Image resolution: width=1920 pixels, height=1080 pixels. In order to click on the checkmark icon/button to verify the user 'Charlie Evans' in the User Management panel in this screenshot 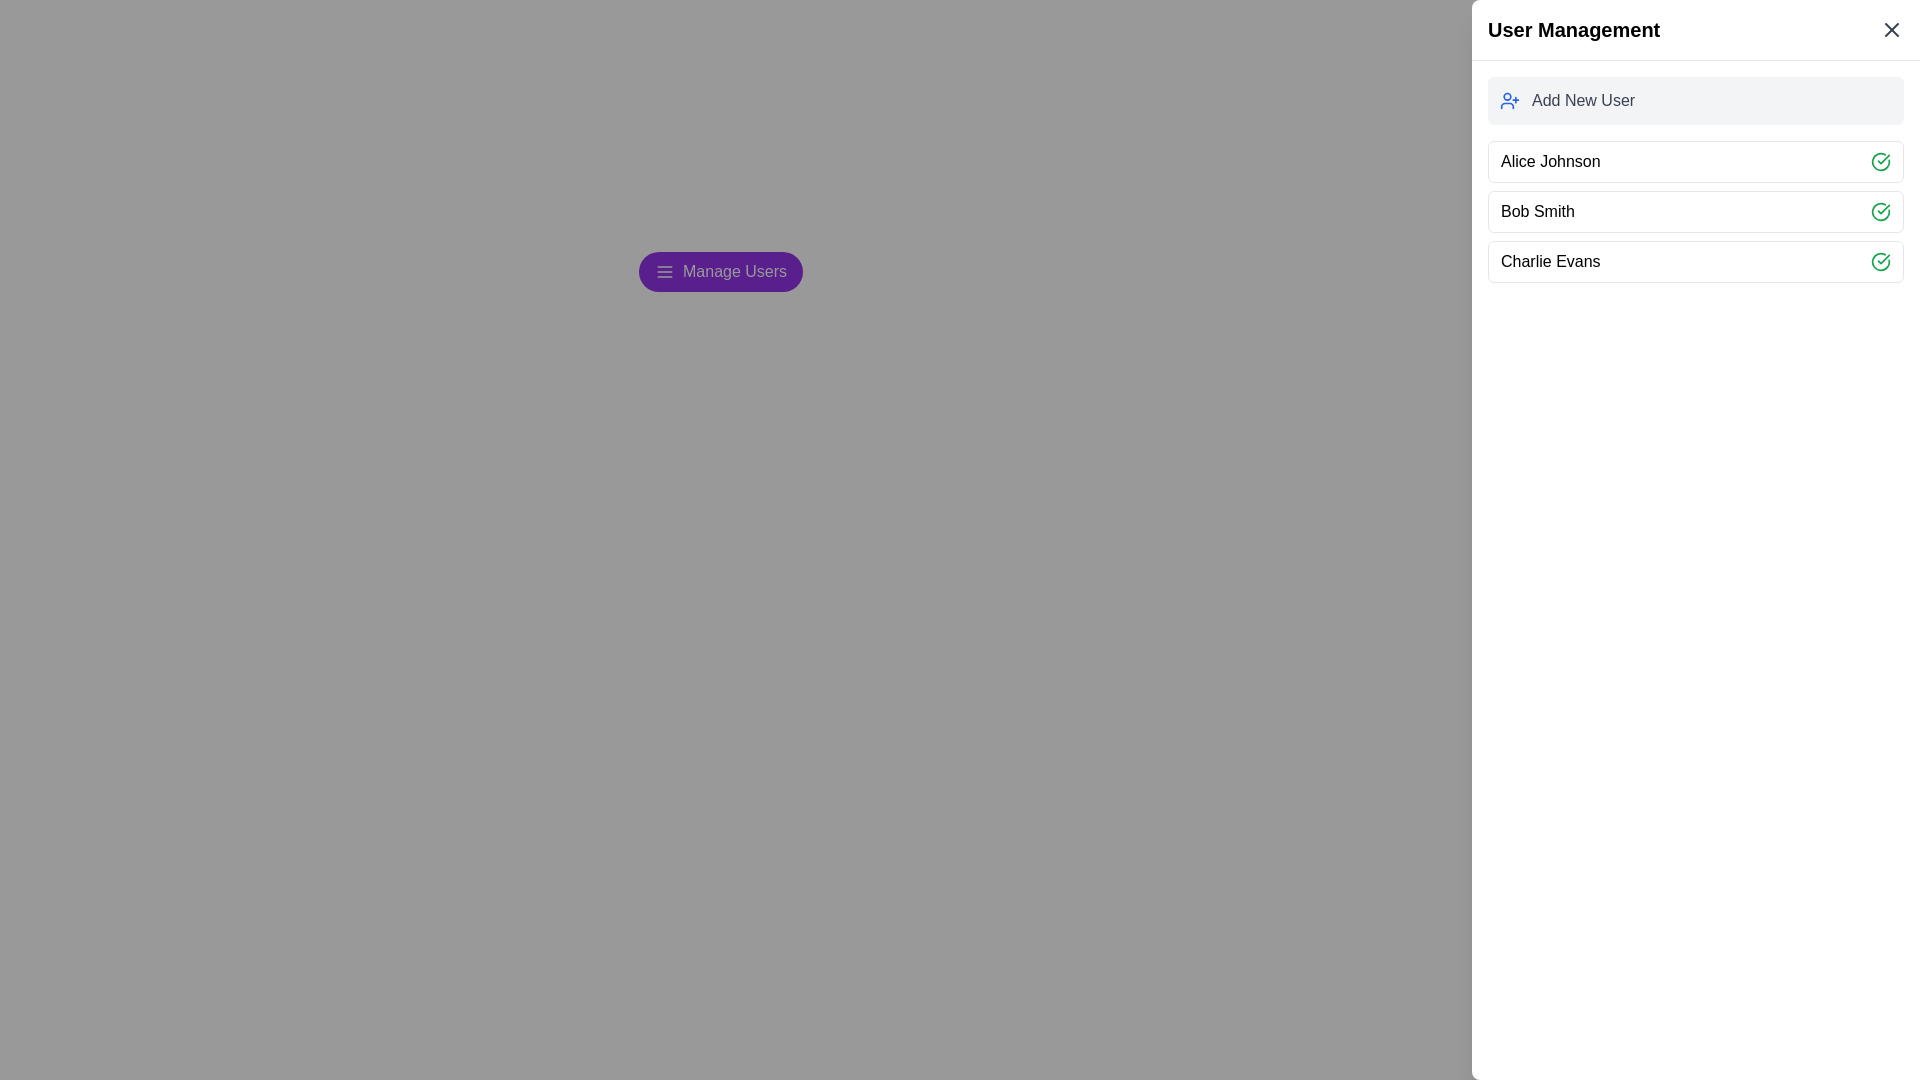, I will do `click(1880, 261)`.